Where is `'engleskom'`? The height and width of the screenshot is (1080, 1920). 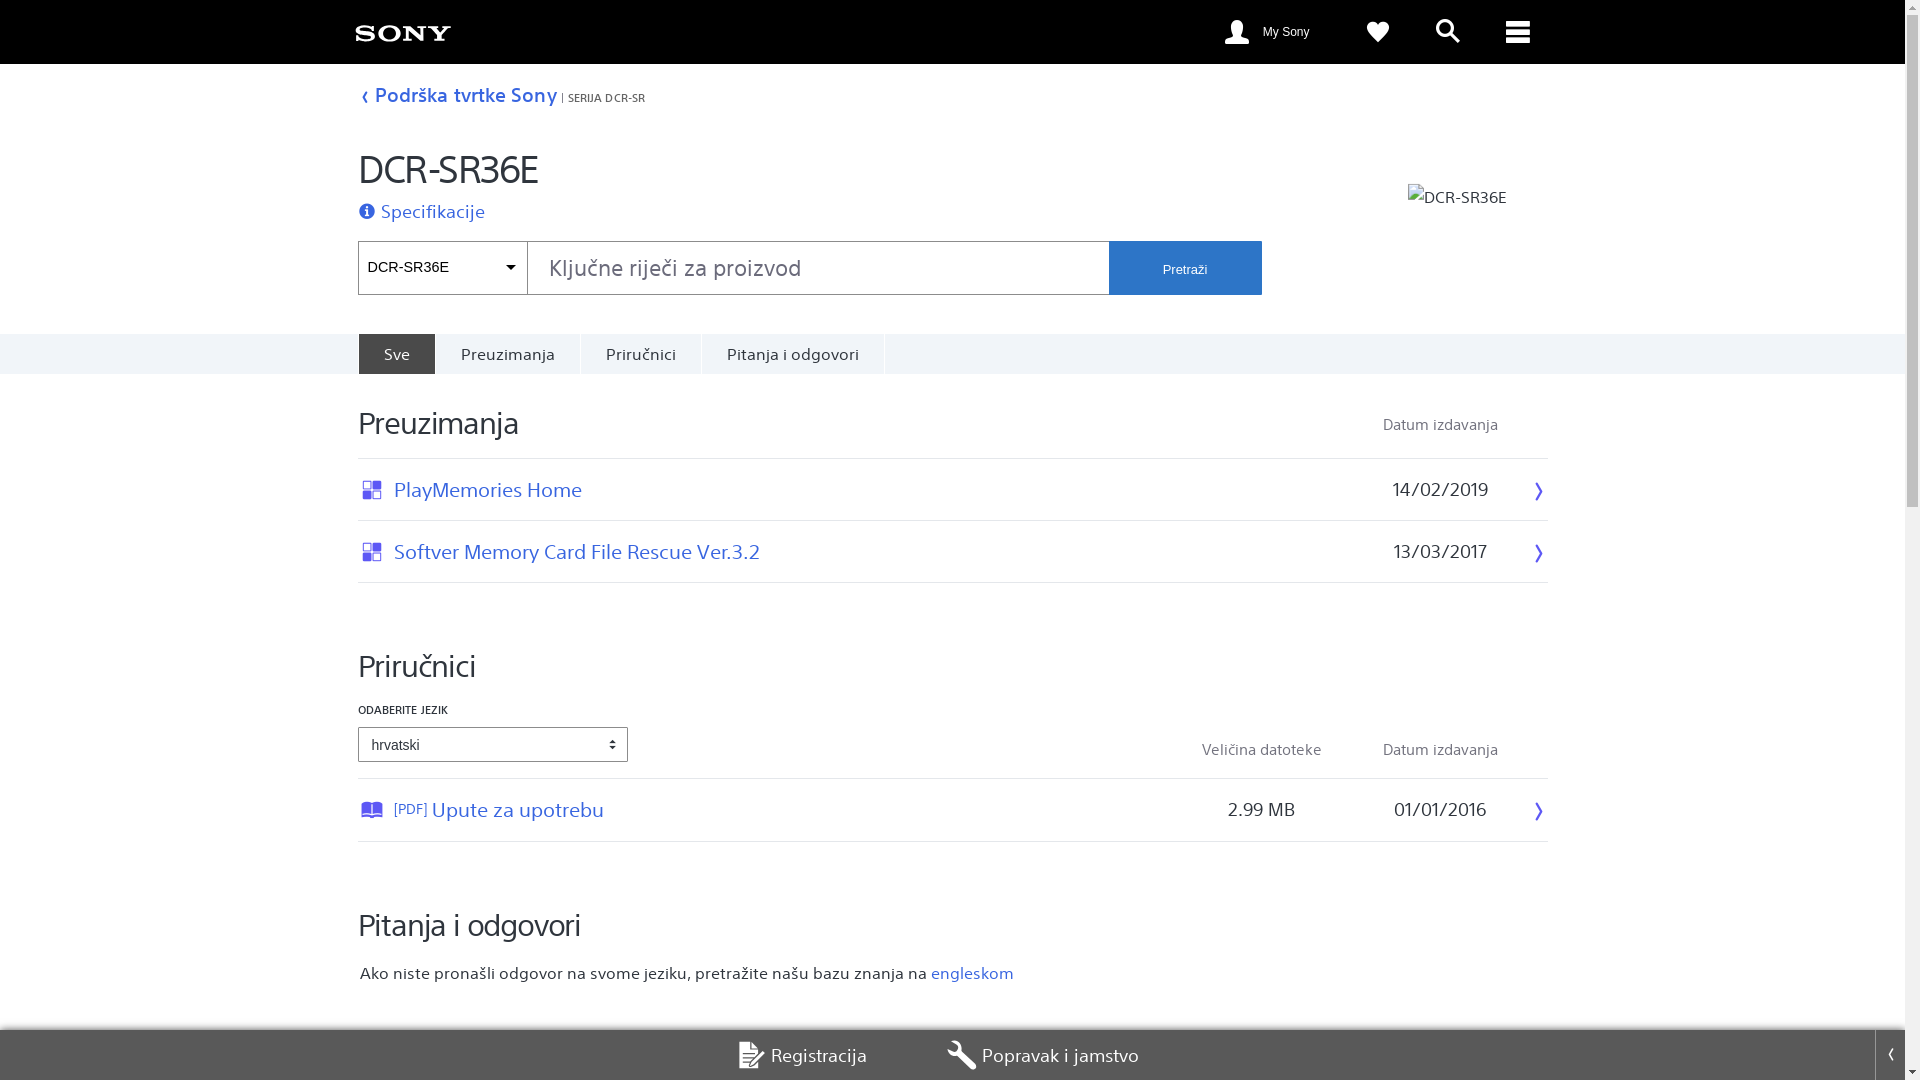
'engleskom' is located at coordinates (929, 971).